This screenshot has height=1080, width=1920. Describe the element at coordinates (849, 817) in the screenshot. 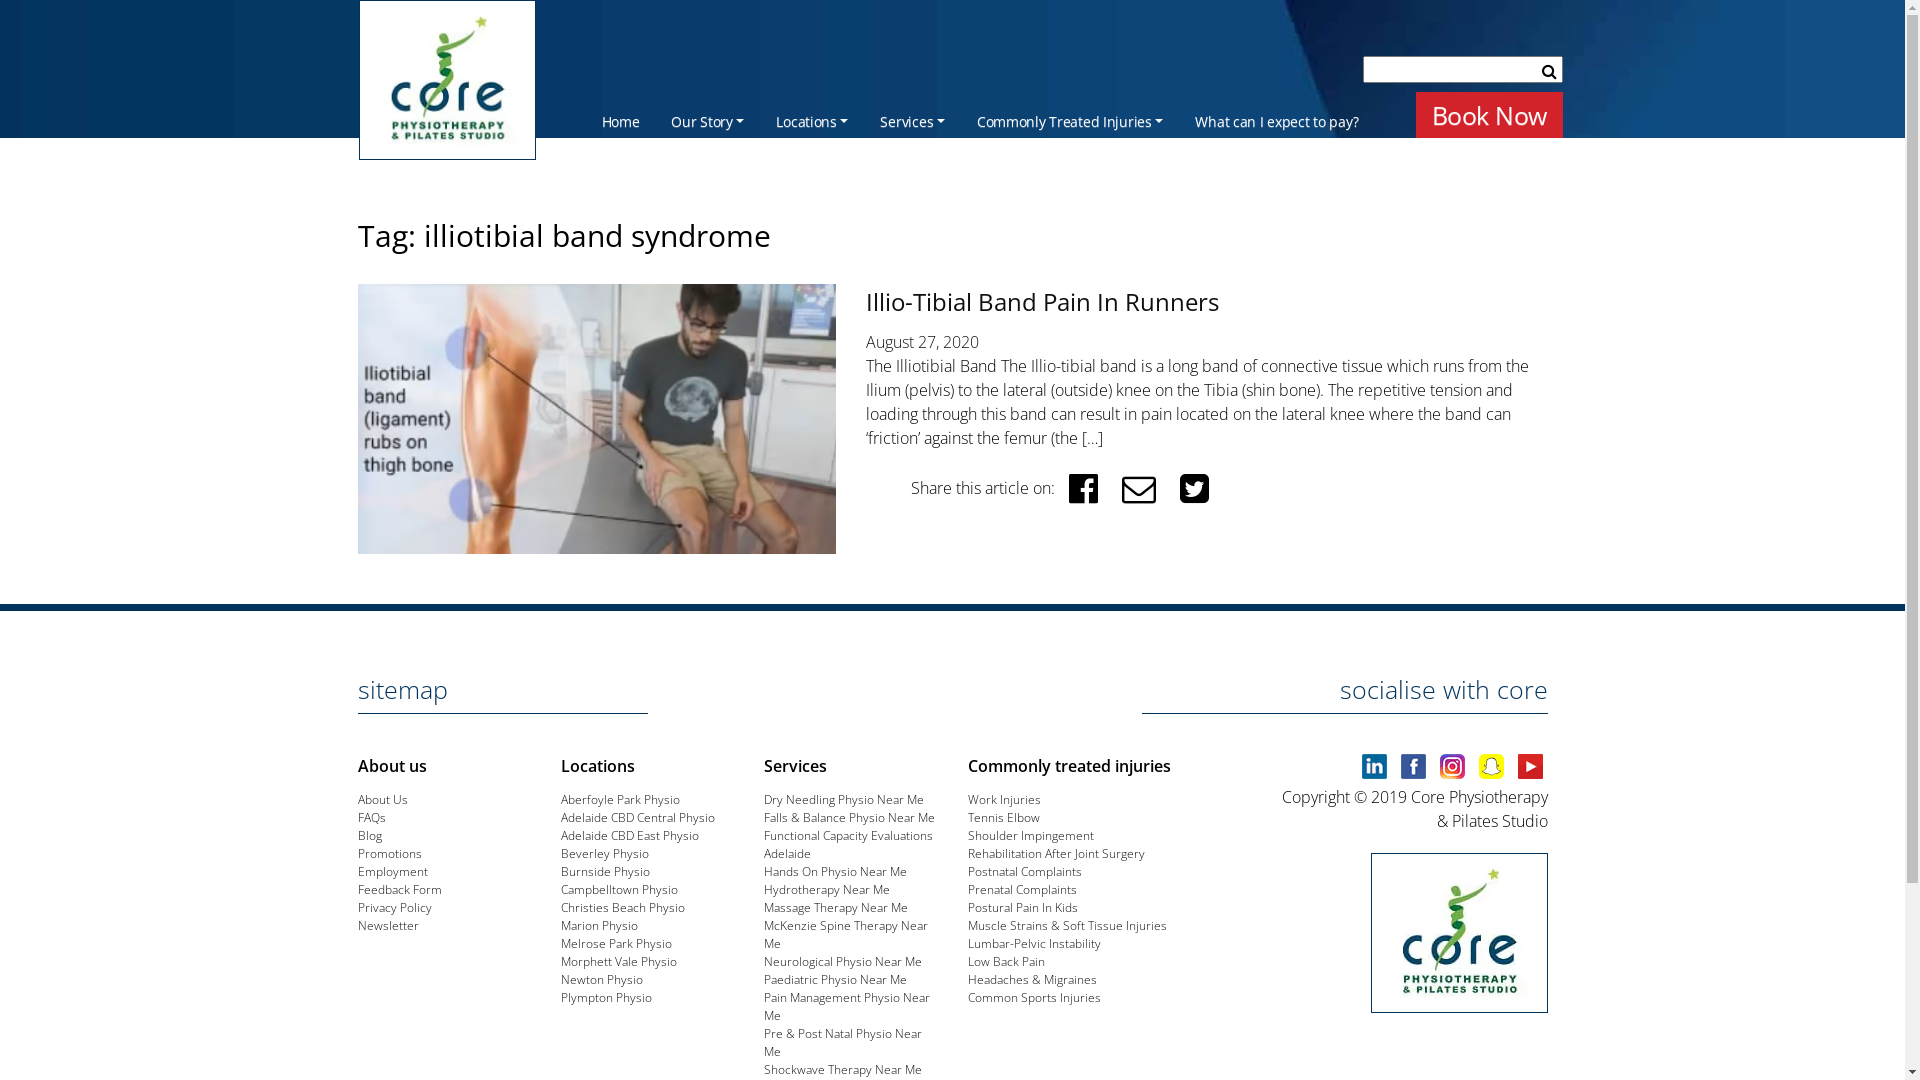

I see `'Falls & Balance Physio Near Me'` at that location.